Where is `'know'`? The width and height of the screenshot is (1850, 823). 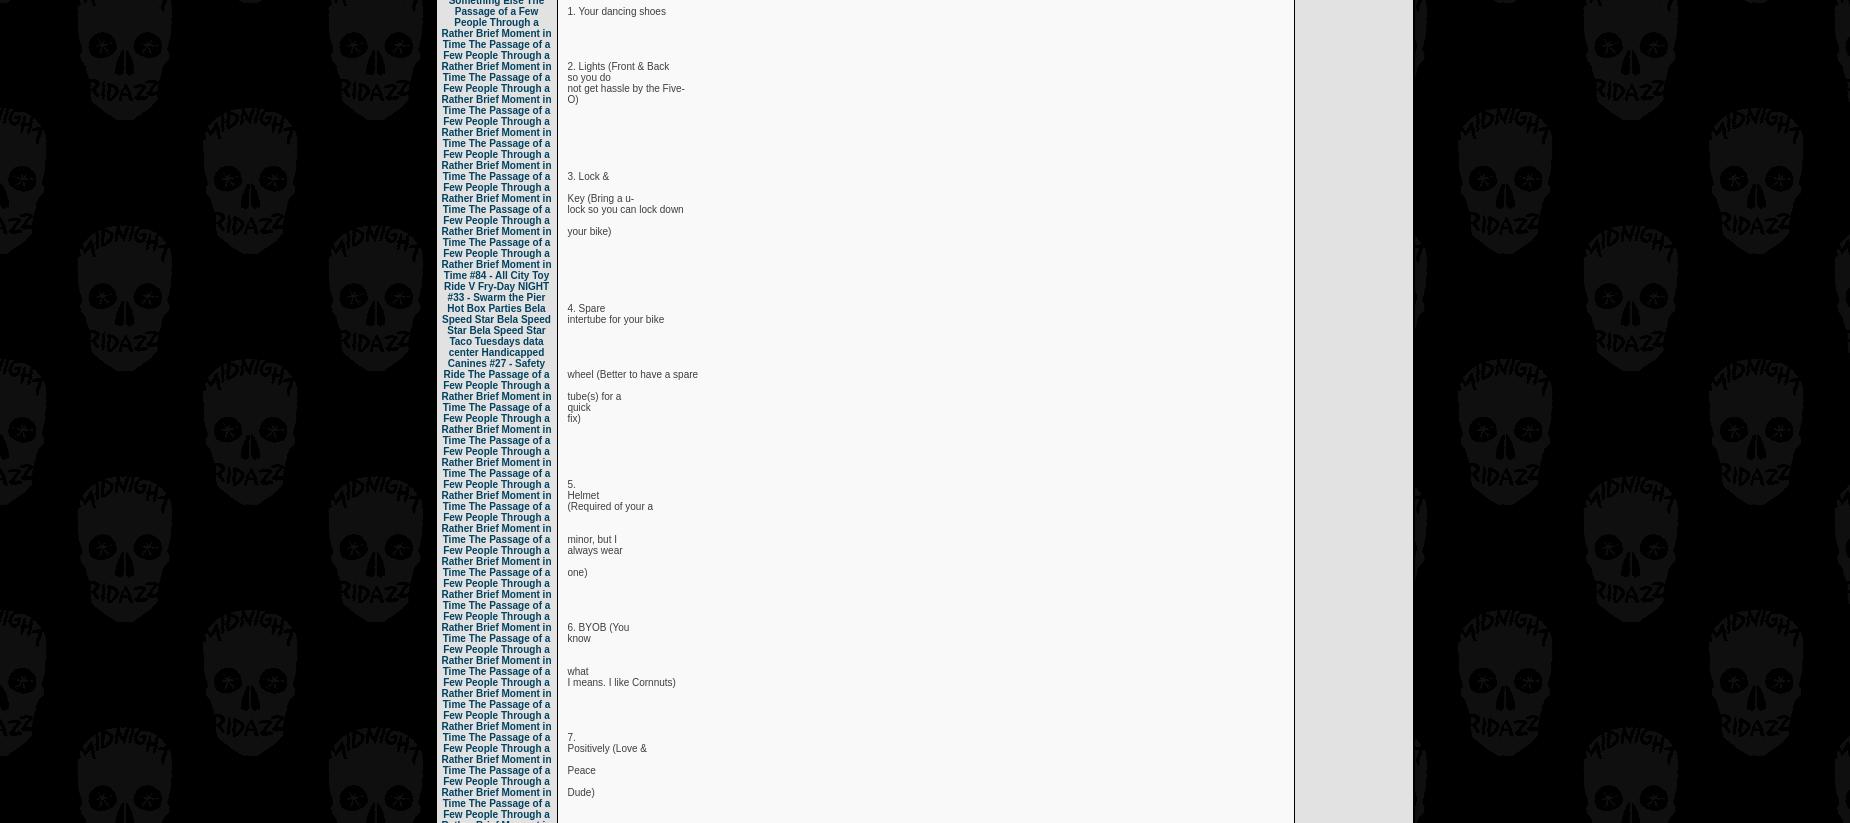
'know' is located at coordinates (567, 638).